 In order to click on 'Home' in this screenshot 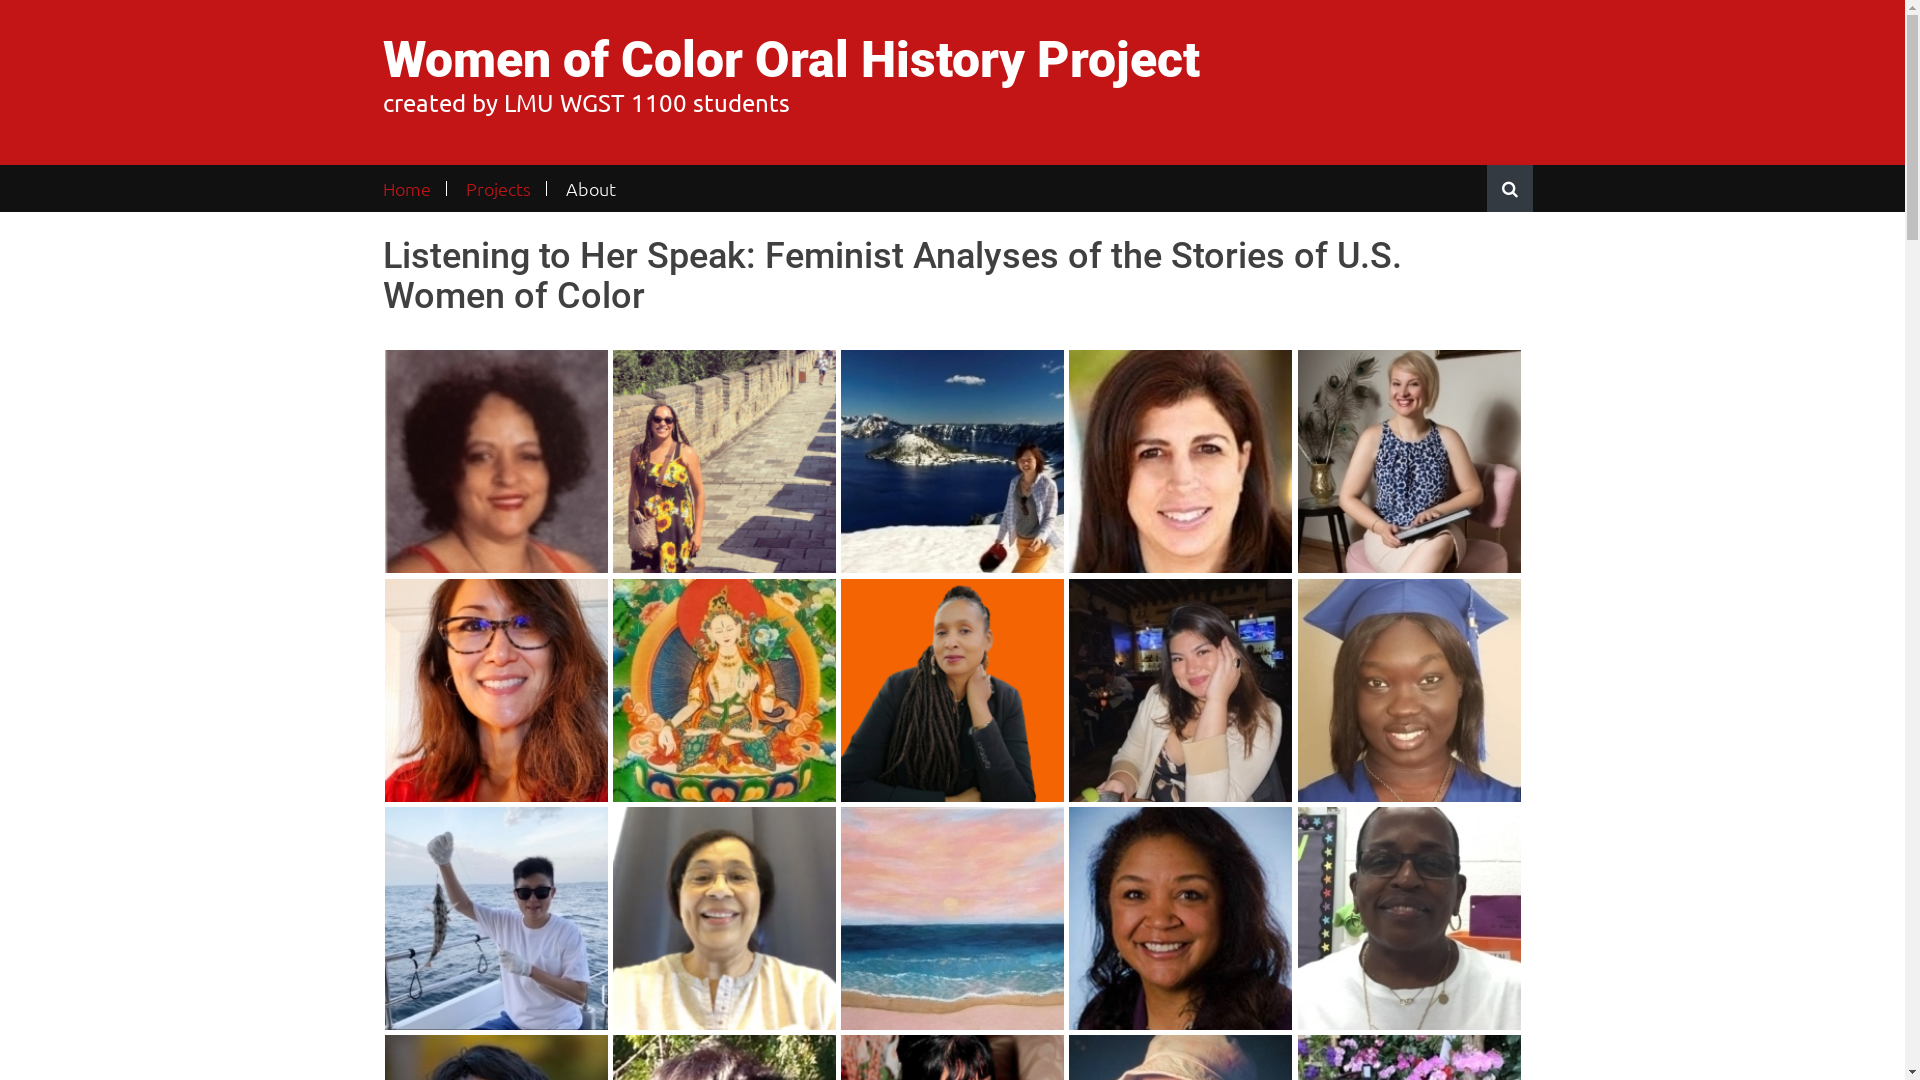, I will do `click(412, 188)`.